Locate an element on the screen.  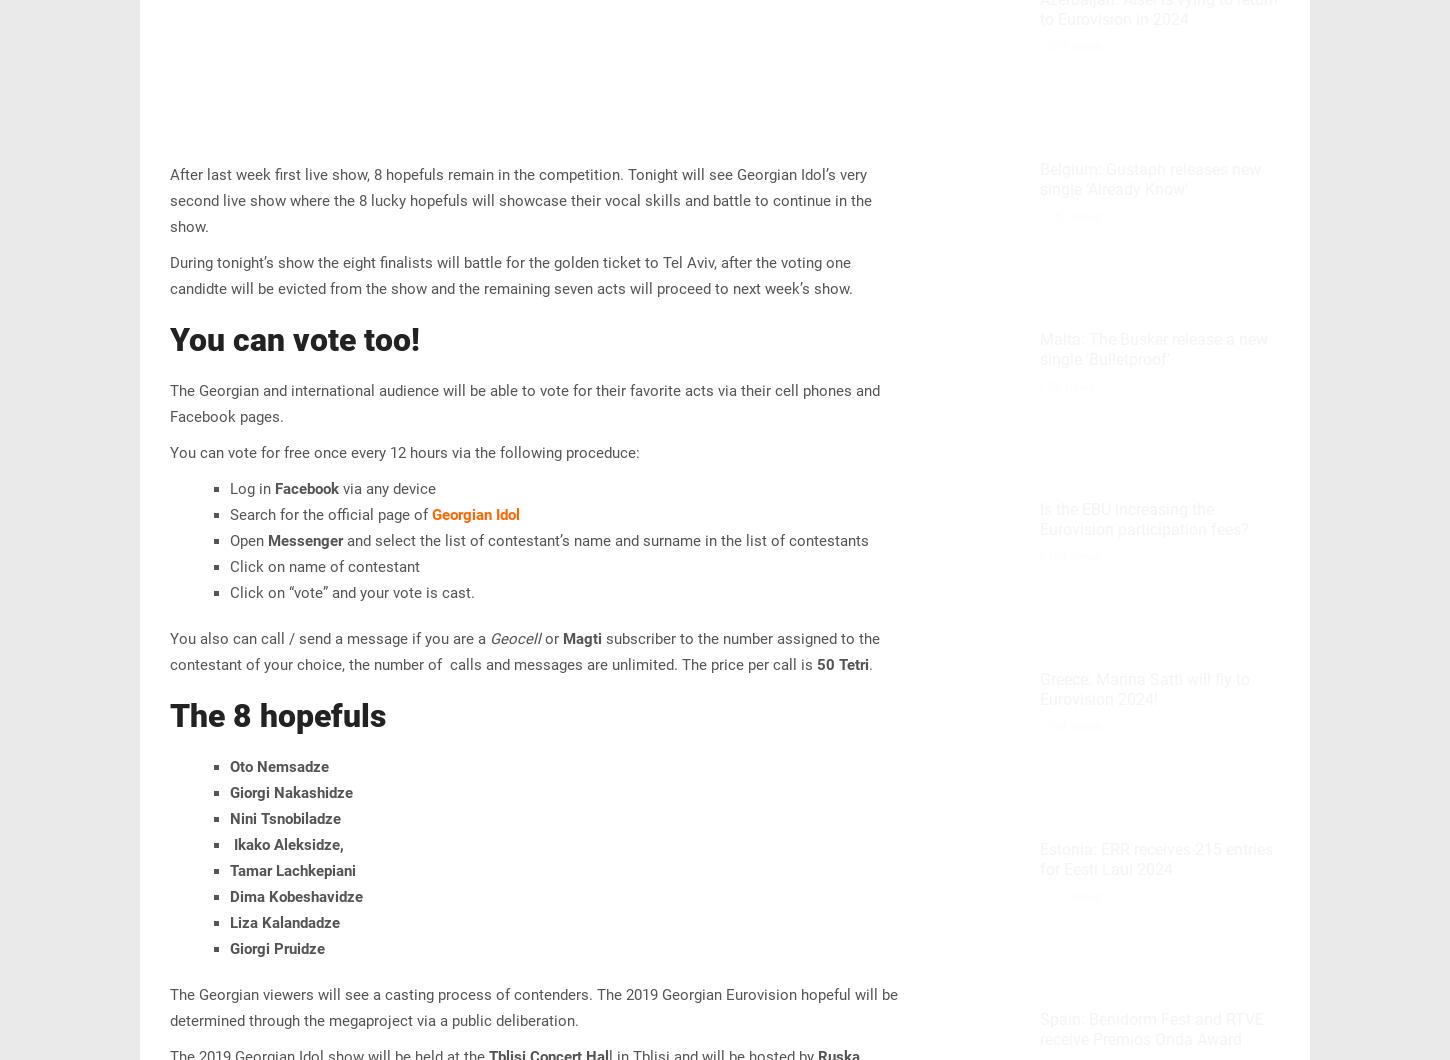
'Log in' is located at coordinates (228, 487).